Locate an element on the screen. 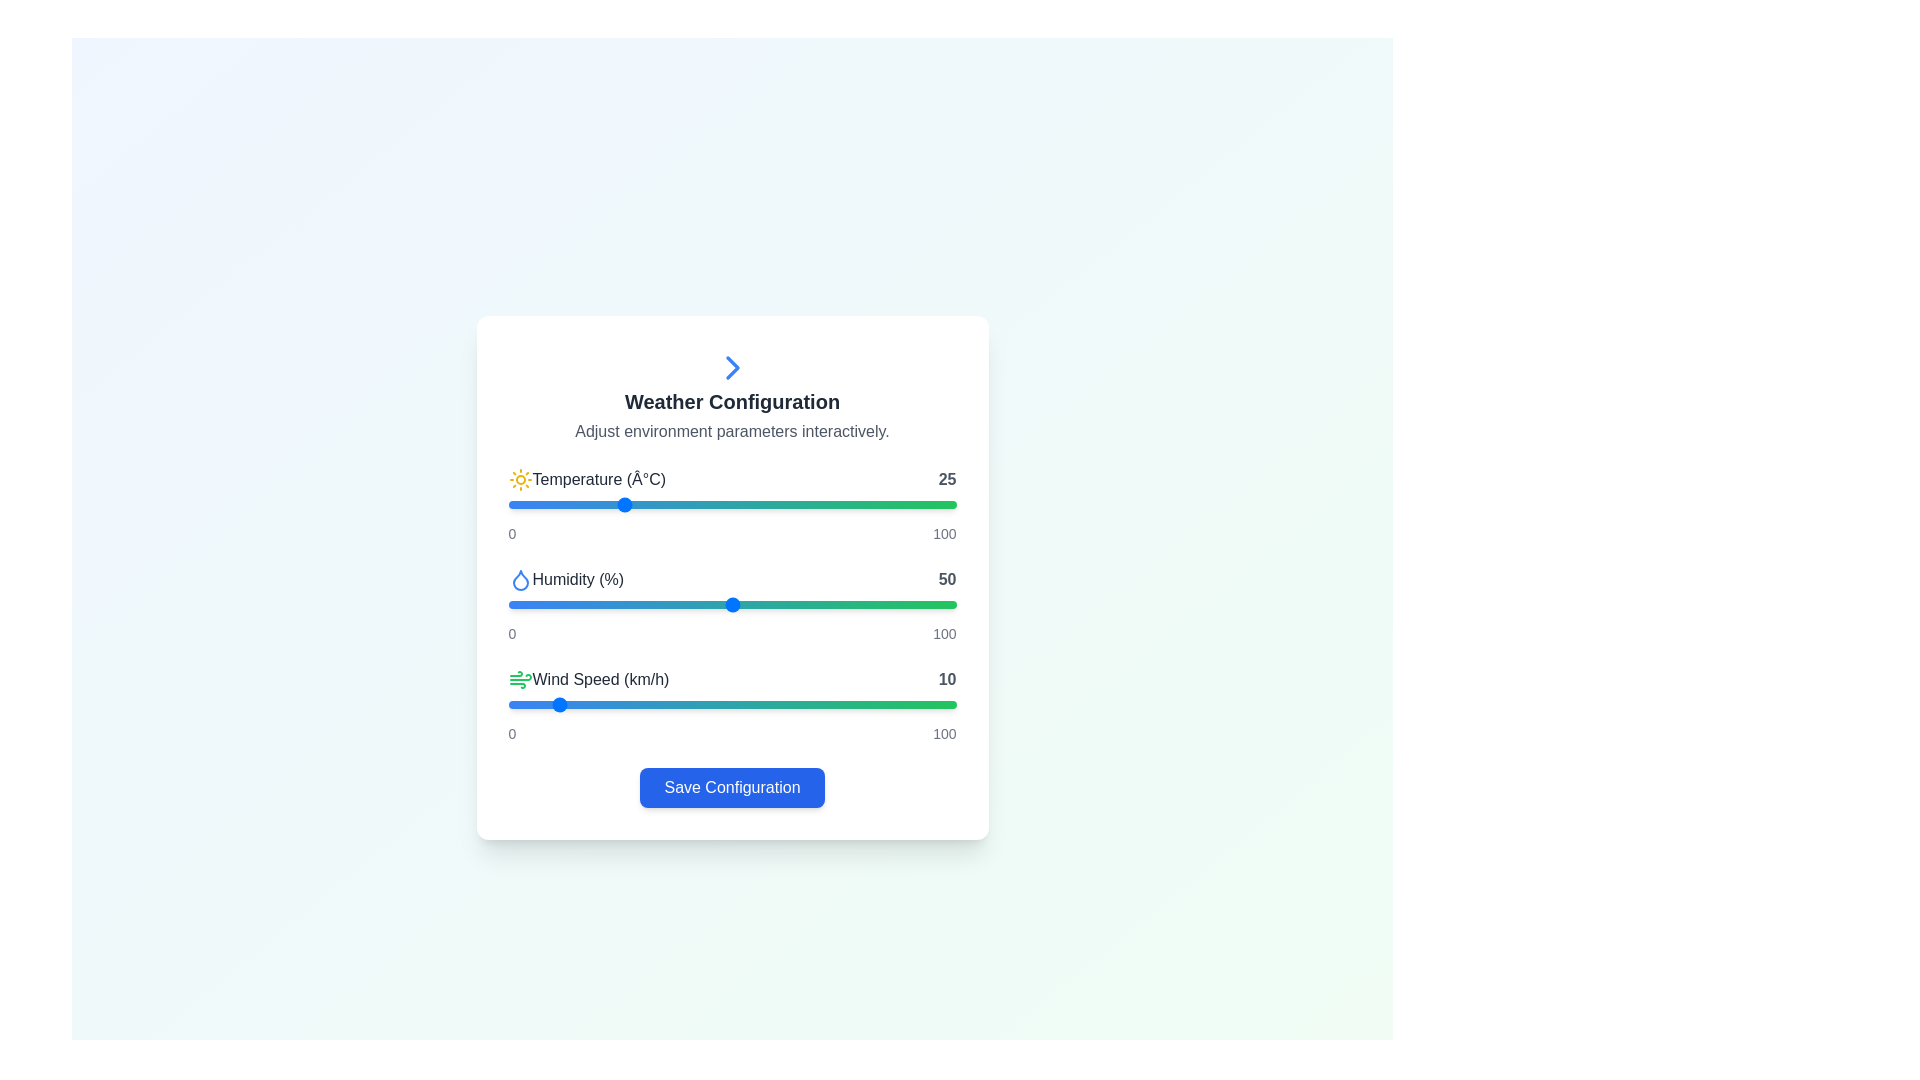 Image resolution: width=1920 pixels, height=1080 pixels. the 'Save Changes' button located at the bottom of the 'Weather Configuration' panel is located at coordinates (731, 786).